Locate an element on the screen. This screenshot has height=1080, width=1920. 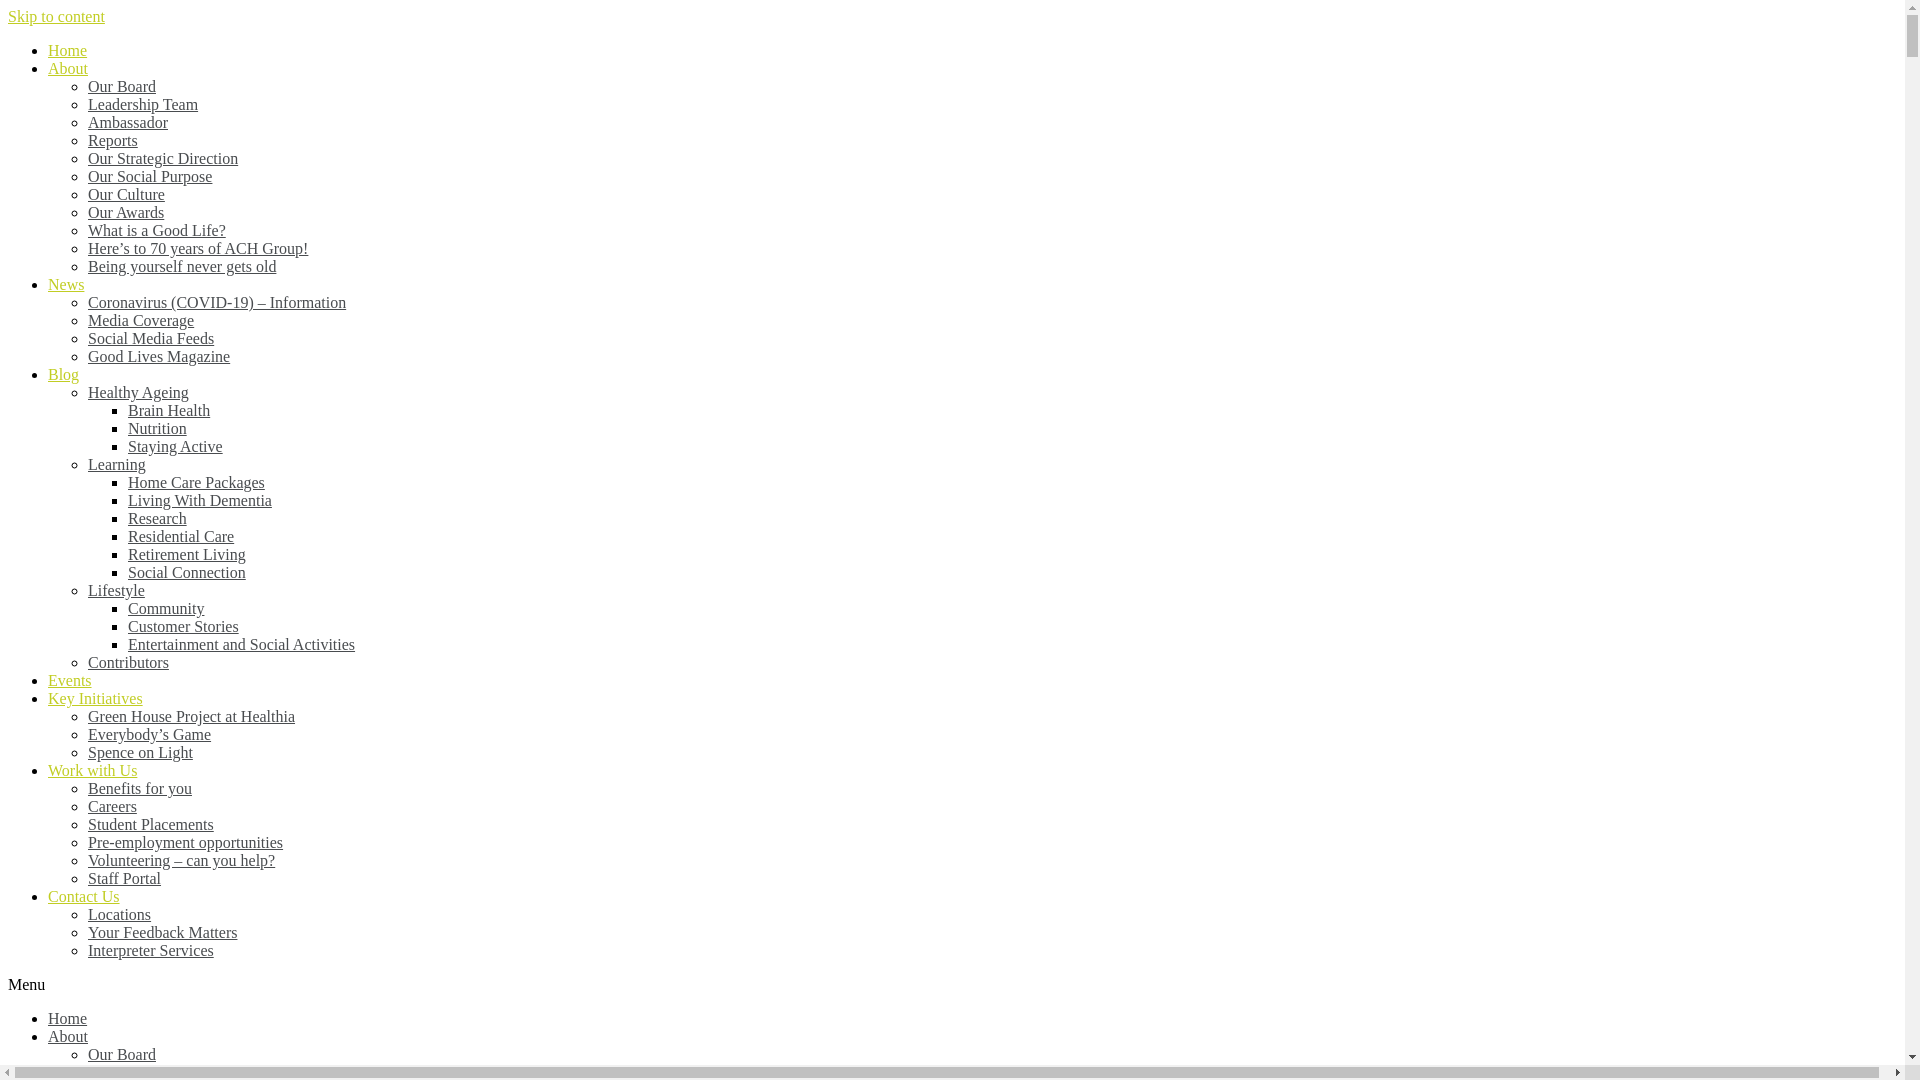
'Healthy Ageing' is located at coordinates (137, 392).